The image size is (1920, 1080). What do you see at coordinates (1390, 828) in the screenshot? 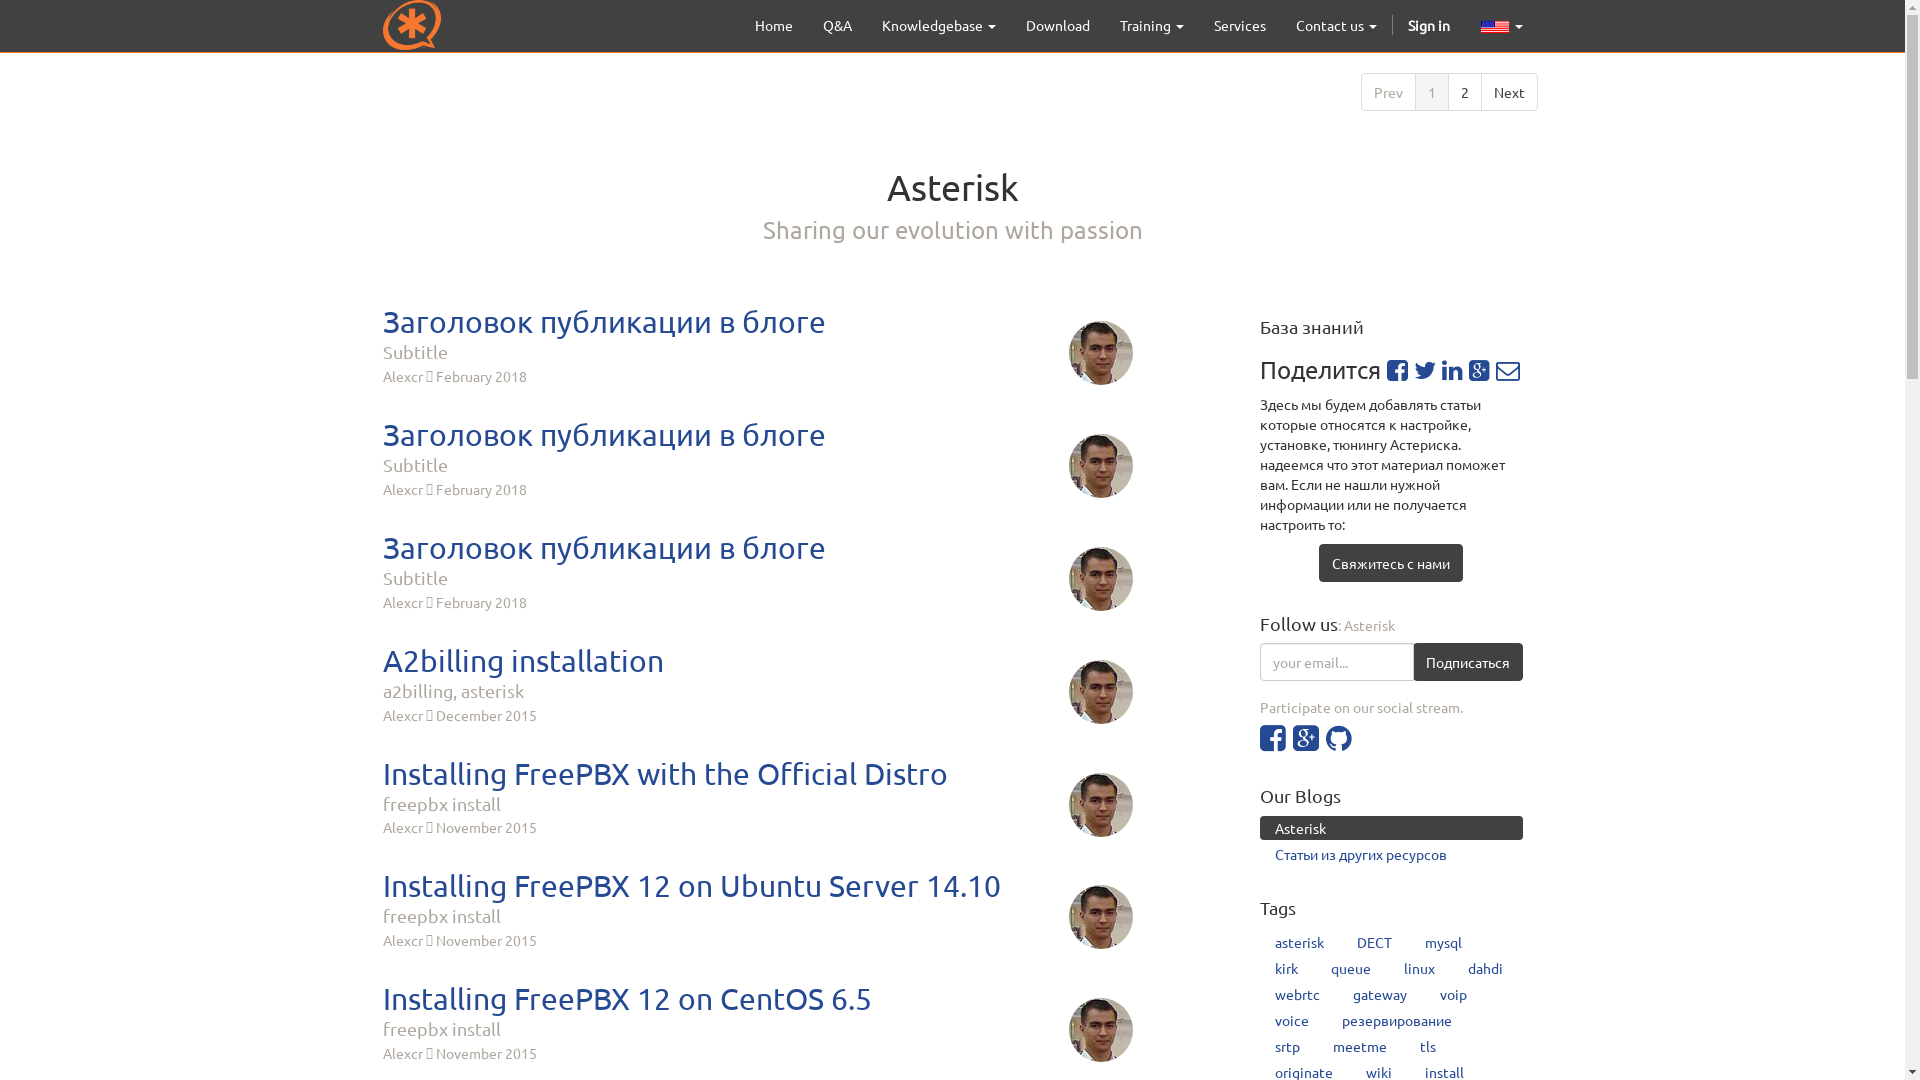
I see `'Asterisk'` at bounding box center [1390, 828].